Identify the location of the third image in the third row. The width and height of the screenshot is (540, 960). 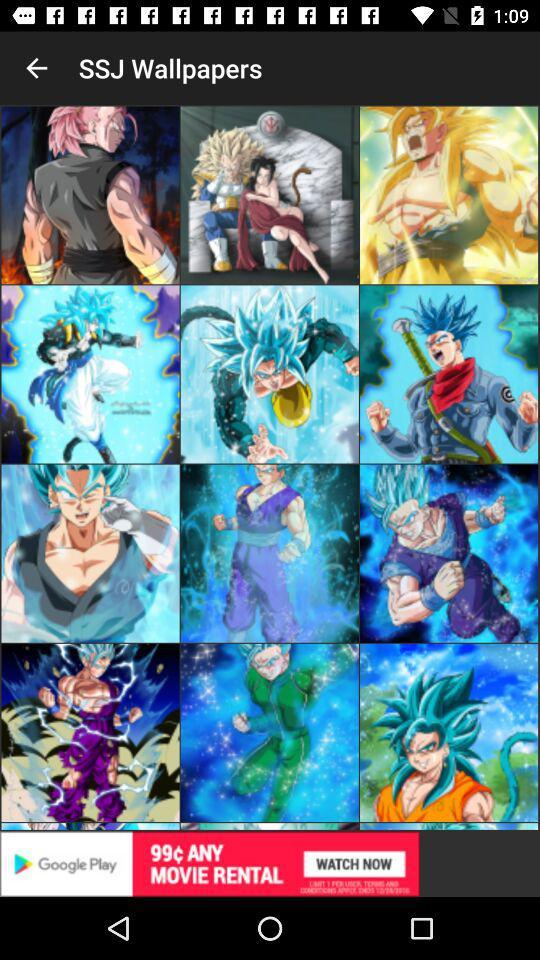
(449, 554).